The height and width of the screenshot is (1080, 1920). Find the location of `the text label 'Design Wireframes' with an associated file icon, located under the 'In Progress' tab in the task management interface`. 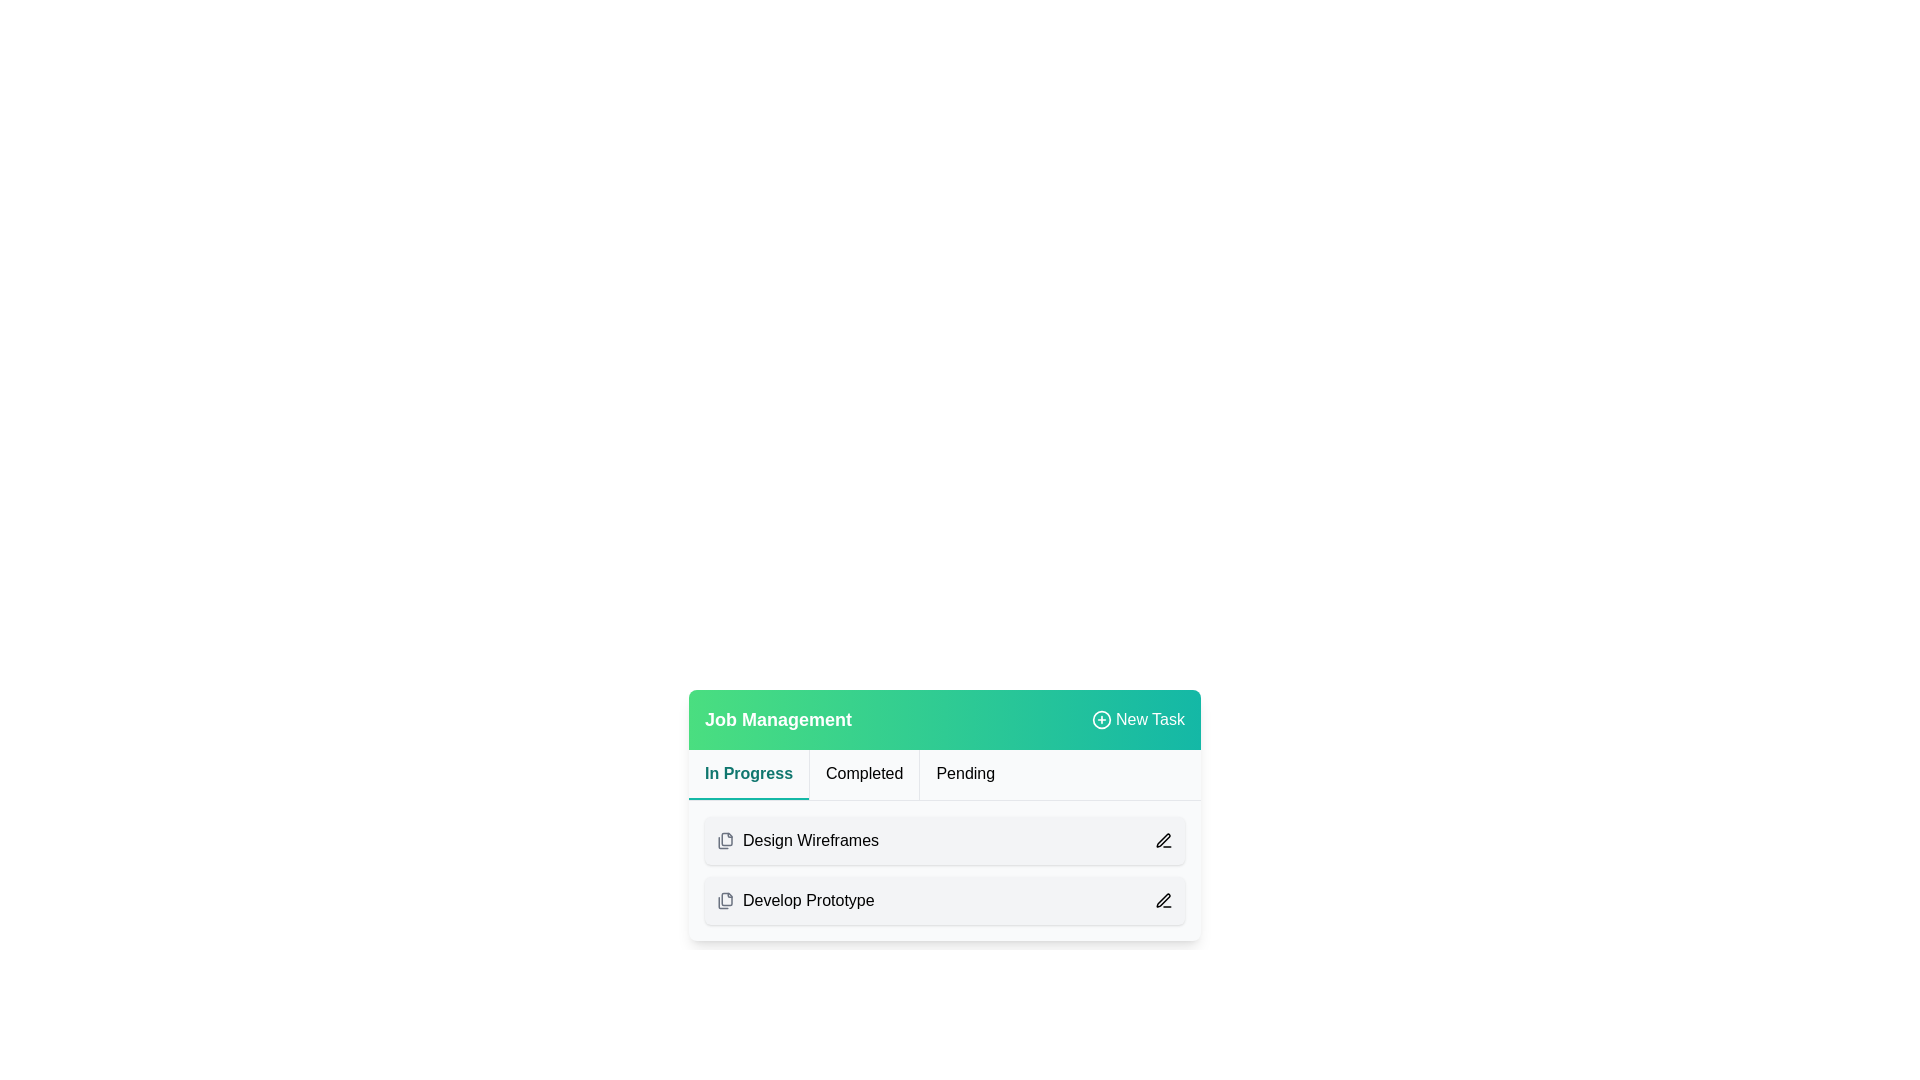

the text label 'Design Wireframes' with an associated file icon, located under the 'In Progress' tab in the task management interface is located at coordinates (796, 840).